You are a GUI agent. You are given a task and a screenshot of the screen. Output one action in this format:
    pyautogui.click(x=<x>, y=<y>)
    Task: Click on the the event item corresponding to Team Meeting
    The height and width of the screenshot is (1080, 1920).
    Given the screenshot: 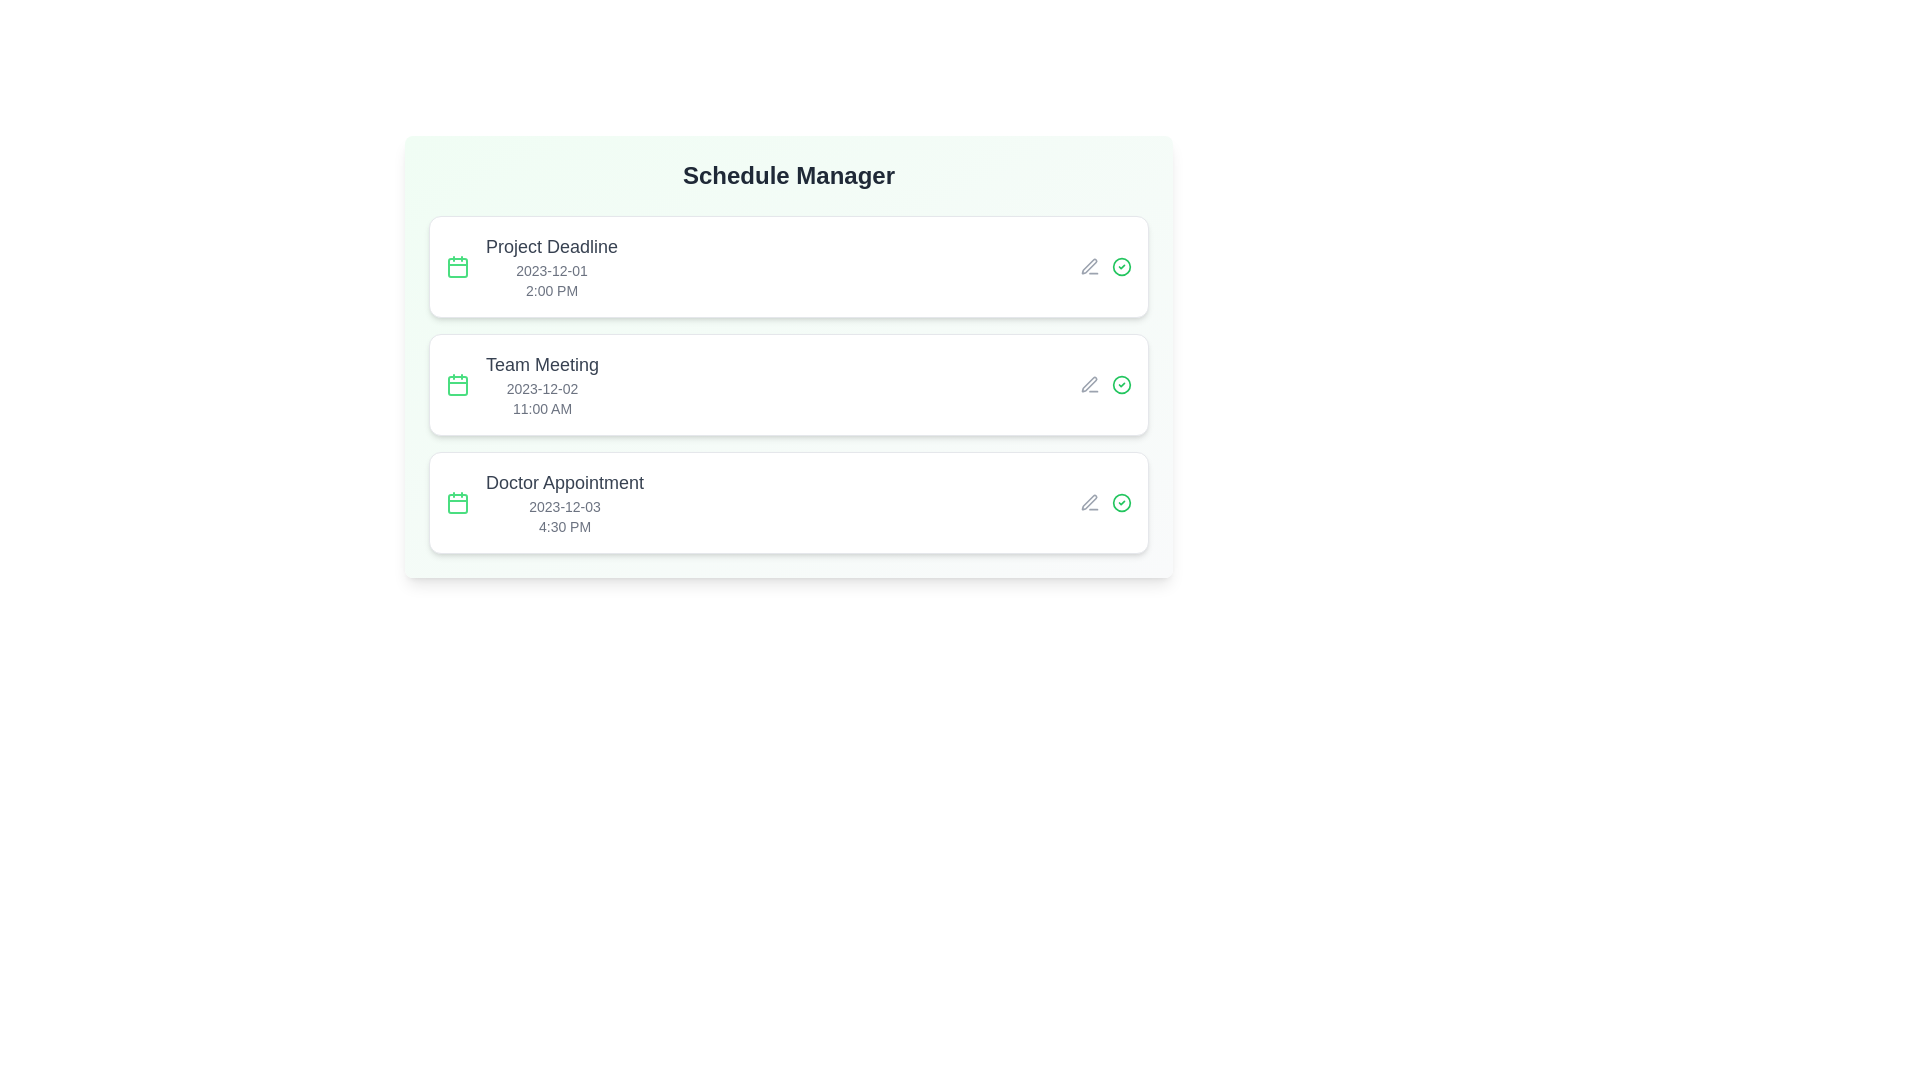 What is the action you would take?
    pyautogui.click(x=787, y=385)
    